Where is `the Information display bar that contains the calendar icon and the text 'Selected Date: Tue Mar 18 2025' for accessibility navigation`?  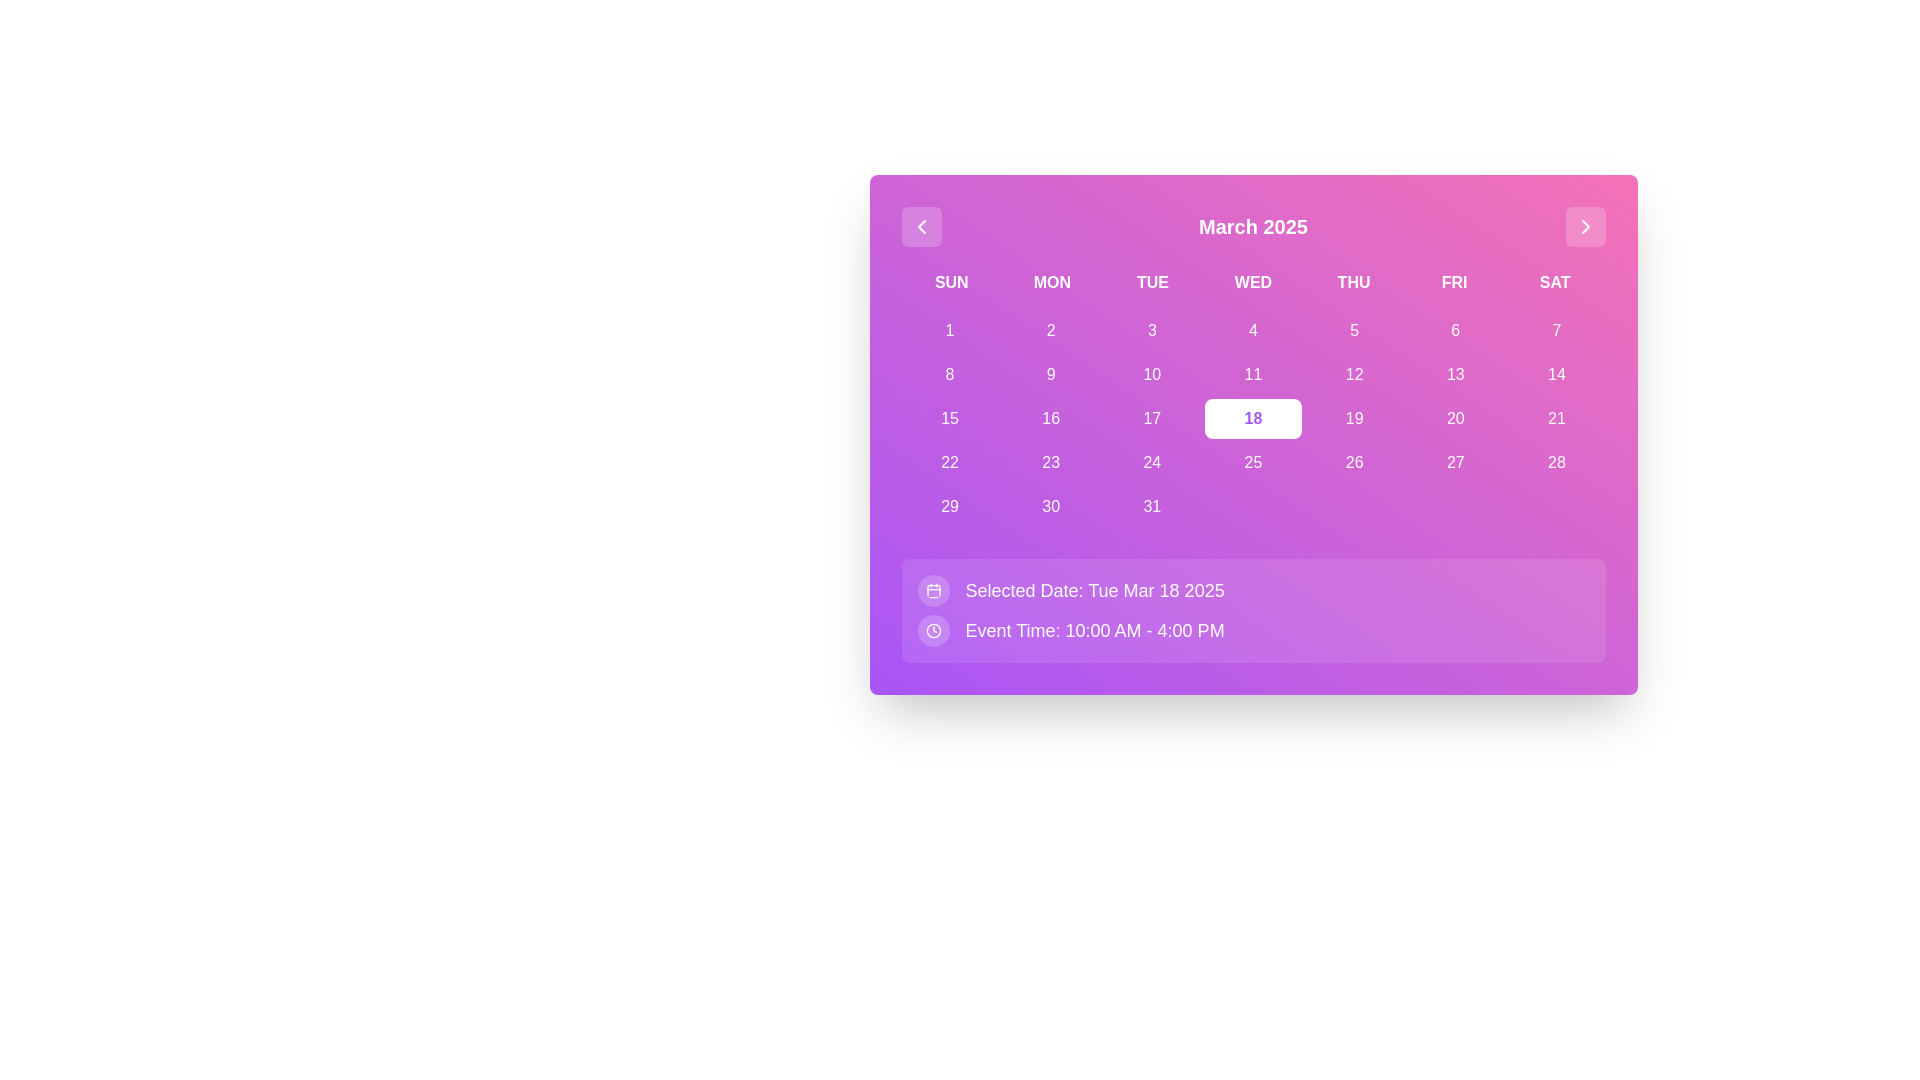 the Information display bar that contains the calendar icon and the text 'Selected Date: Tue Mar 18 2025' for accessibility navigation is located at coordinates (1252, 589).